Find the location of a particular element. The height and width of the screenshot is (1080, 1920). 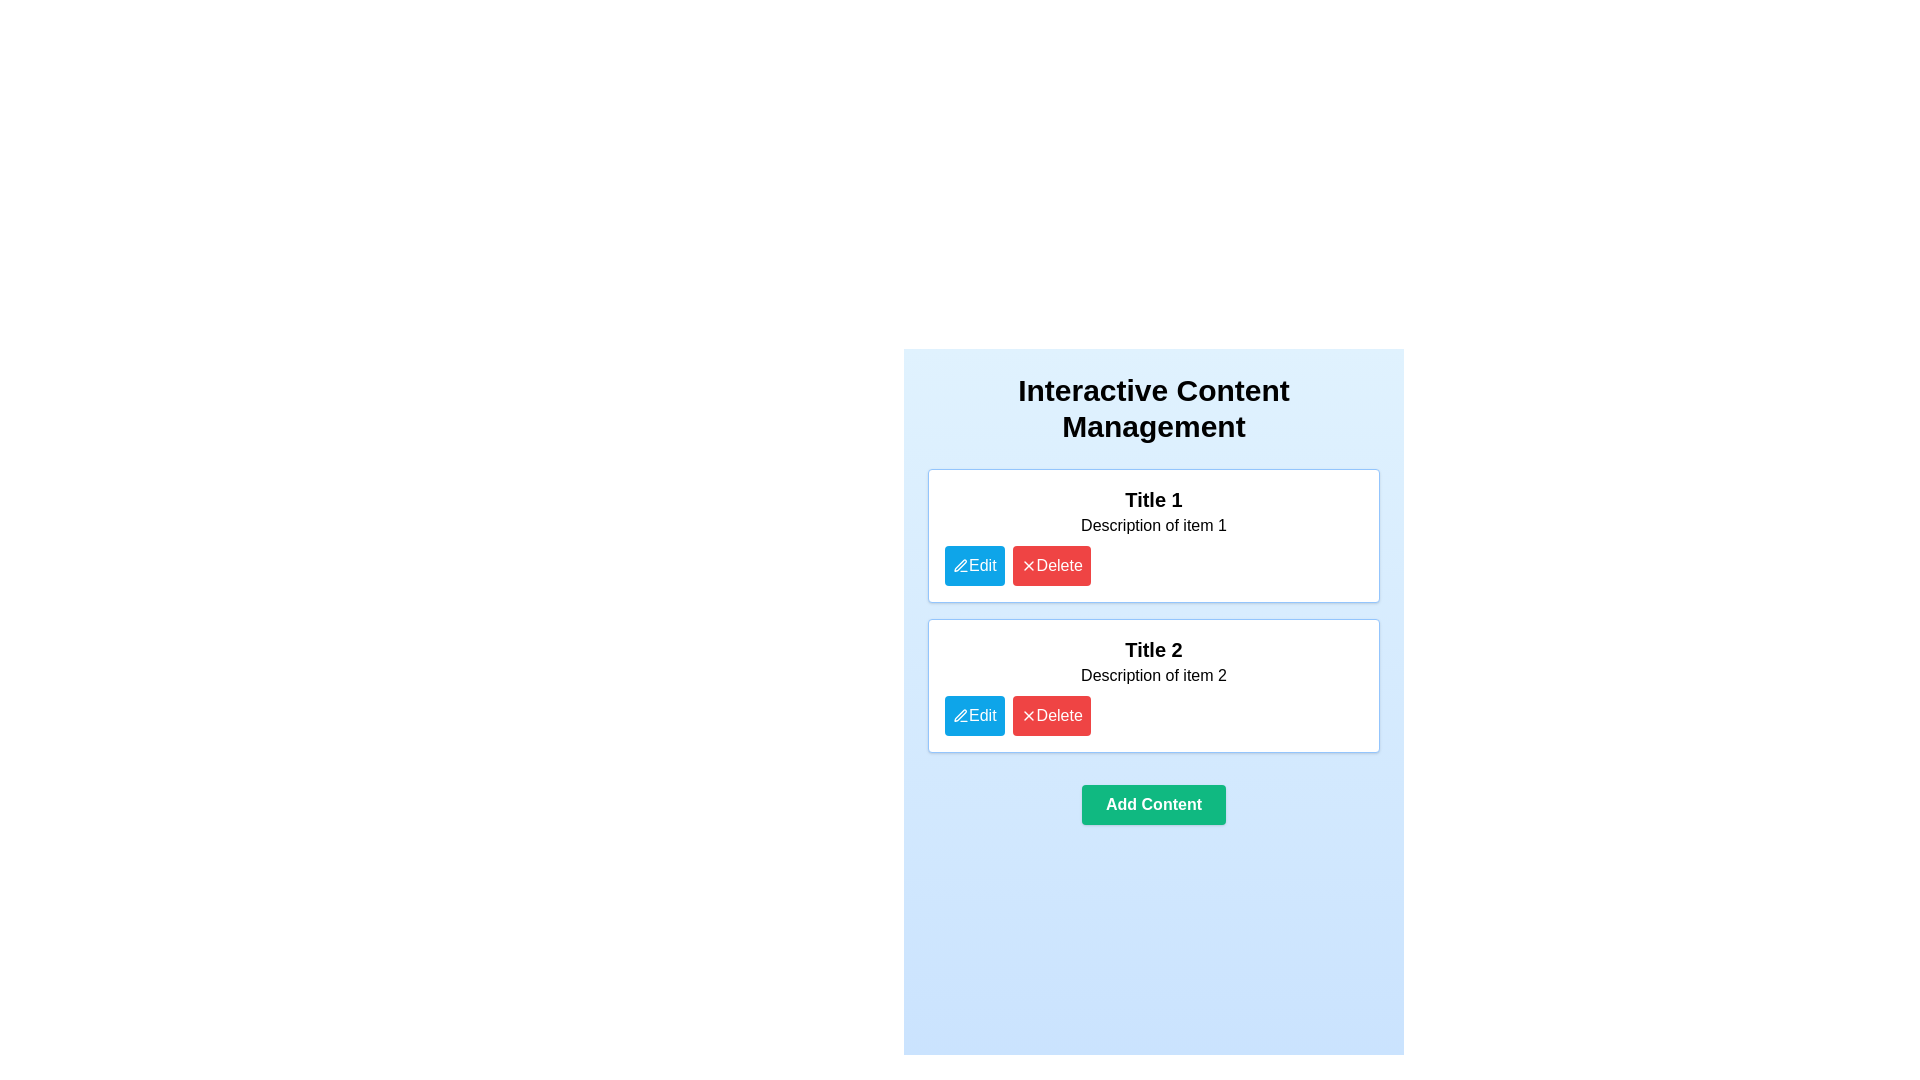

the bold, large title text that reads 'Interactive Content Management' at the top of the interface is located at coordinates (1153, 407).